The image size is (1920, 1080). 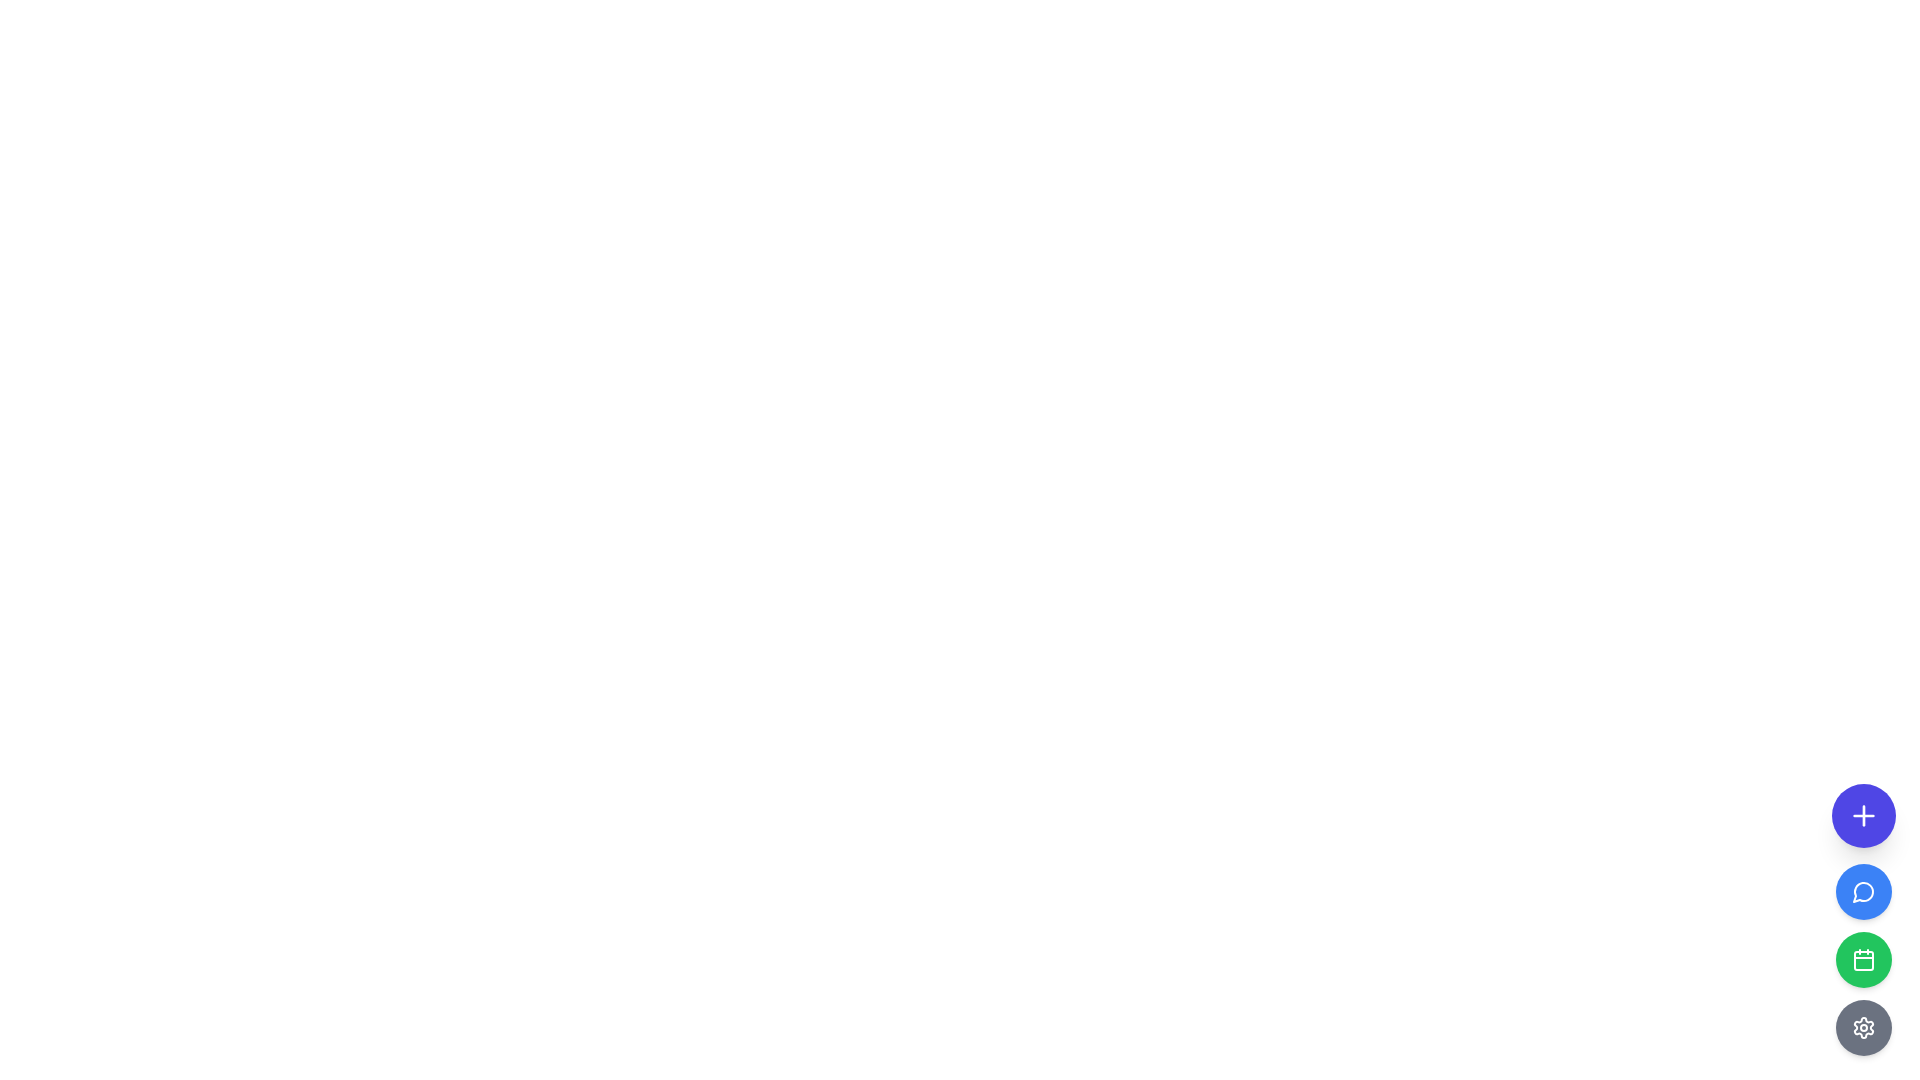 I want to click on the calendar trigger button located between a blue button with a speech bubble icon above and a gray button with a settings icon below, so click(x=1862, y=959).